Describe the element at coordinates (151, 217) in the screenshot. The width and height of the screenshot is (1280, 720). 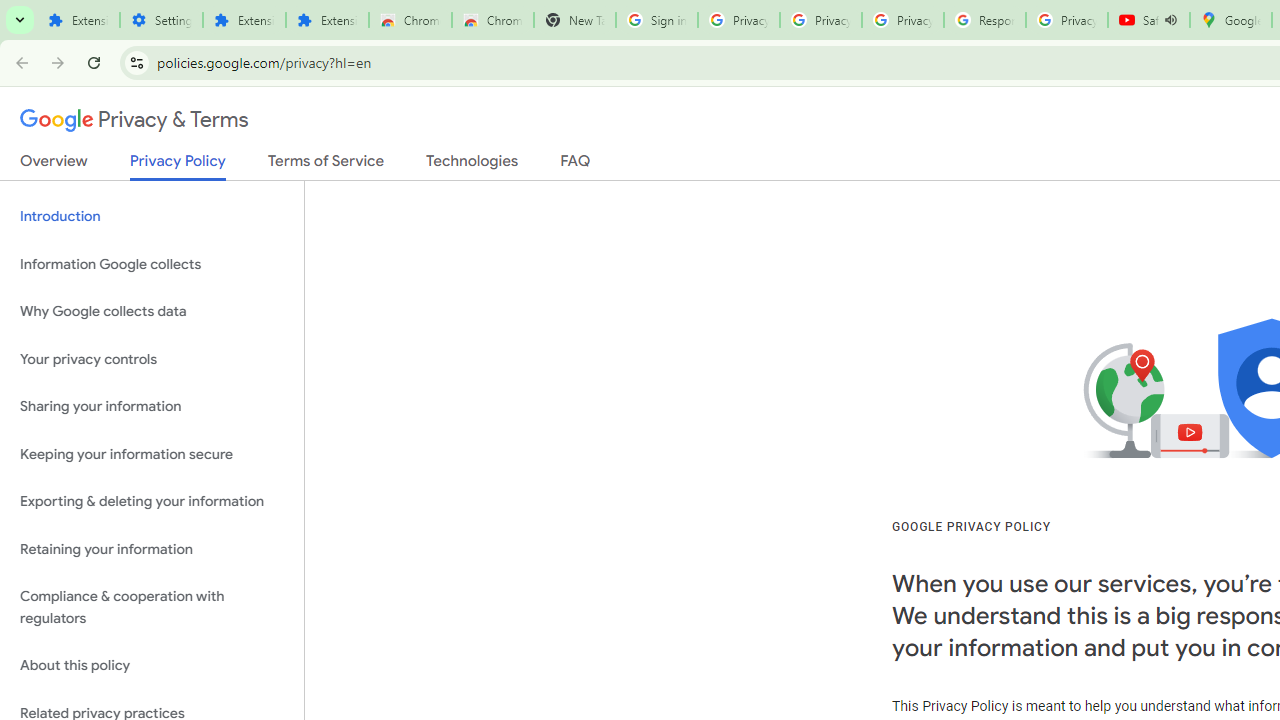
I see `'Introduction'` at that location.